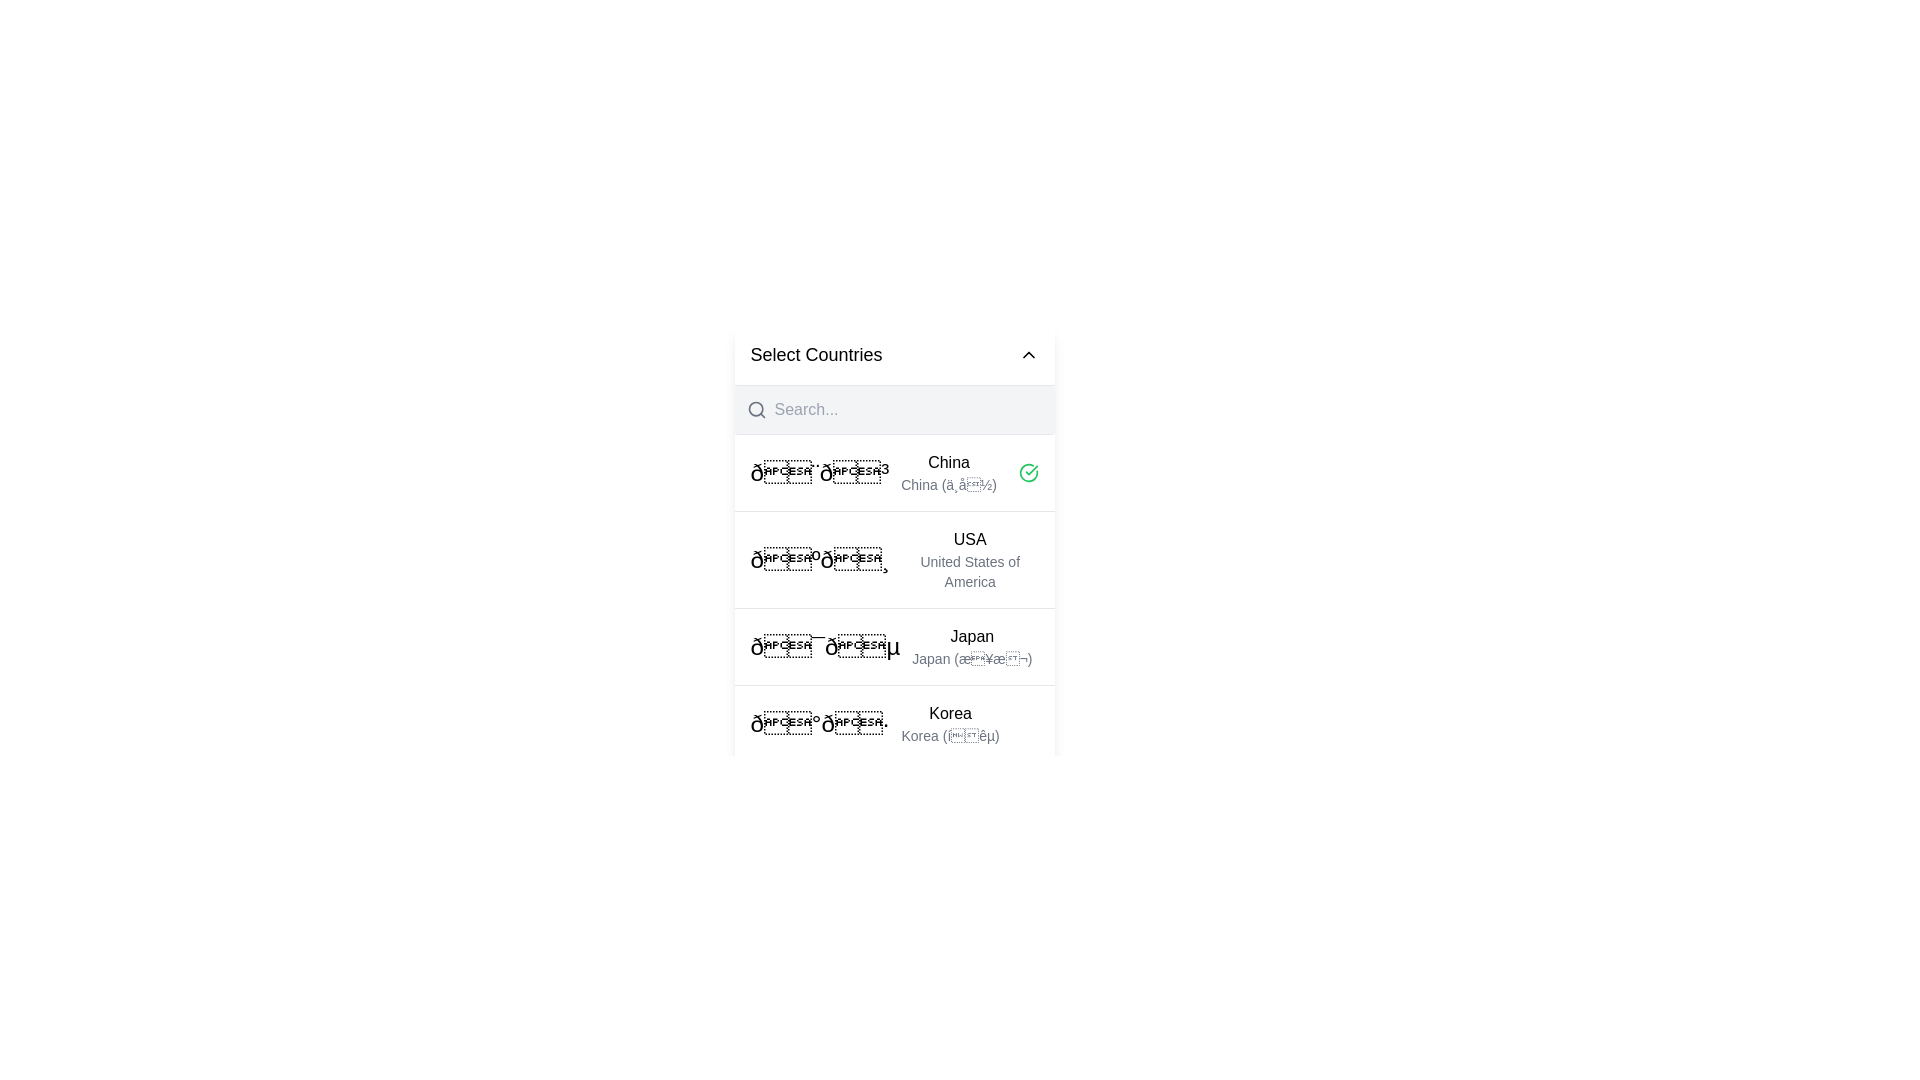 This screenshot has height=1080, width=1920. Describe the element at coordinates (949, 712) in the screenshot. I see `the text label that identifies Korea in the list of country options` at that location.